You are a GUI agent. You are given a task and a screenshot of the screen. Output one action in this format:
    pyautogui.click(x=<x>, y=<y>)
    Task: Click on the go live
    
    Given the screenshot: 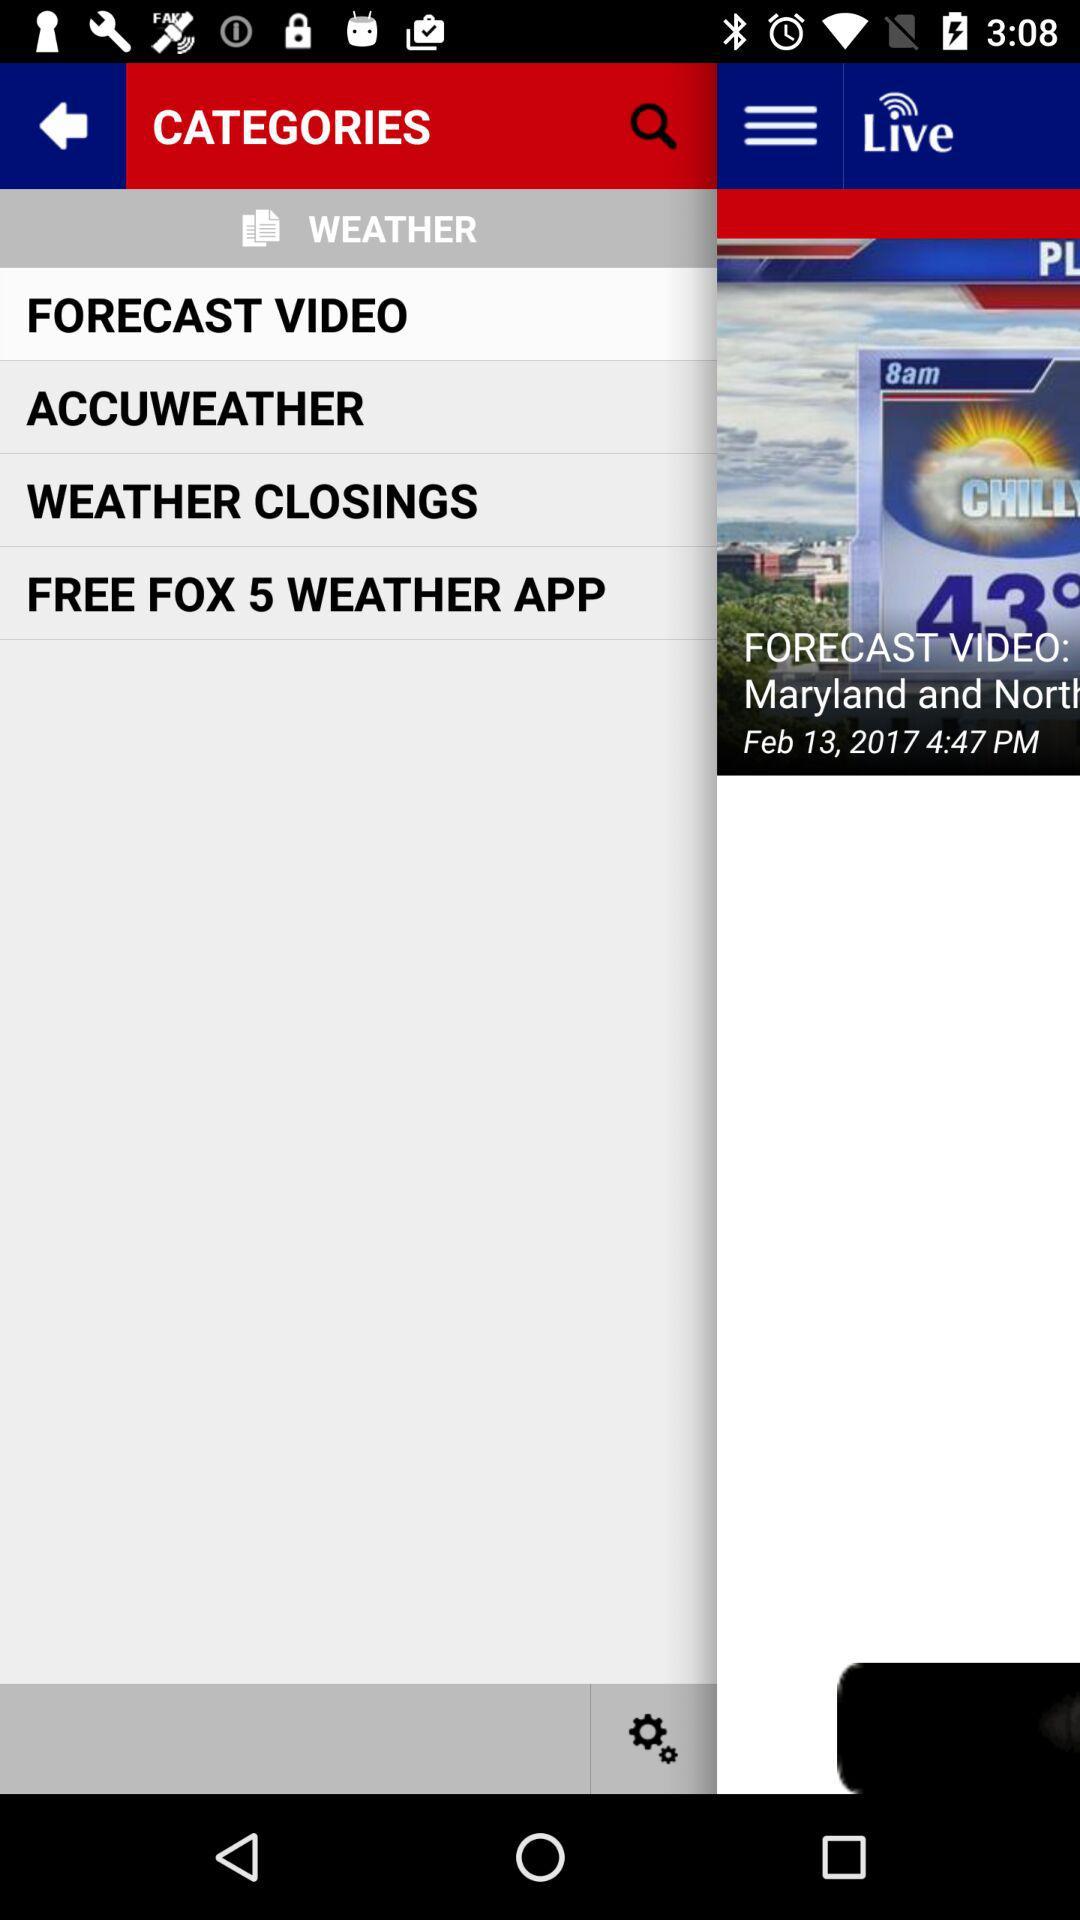 What is the action you would take?
    pyautogui.click(x=906, y=124)
    